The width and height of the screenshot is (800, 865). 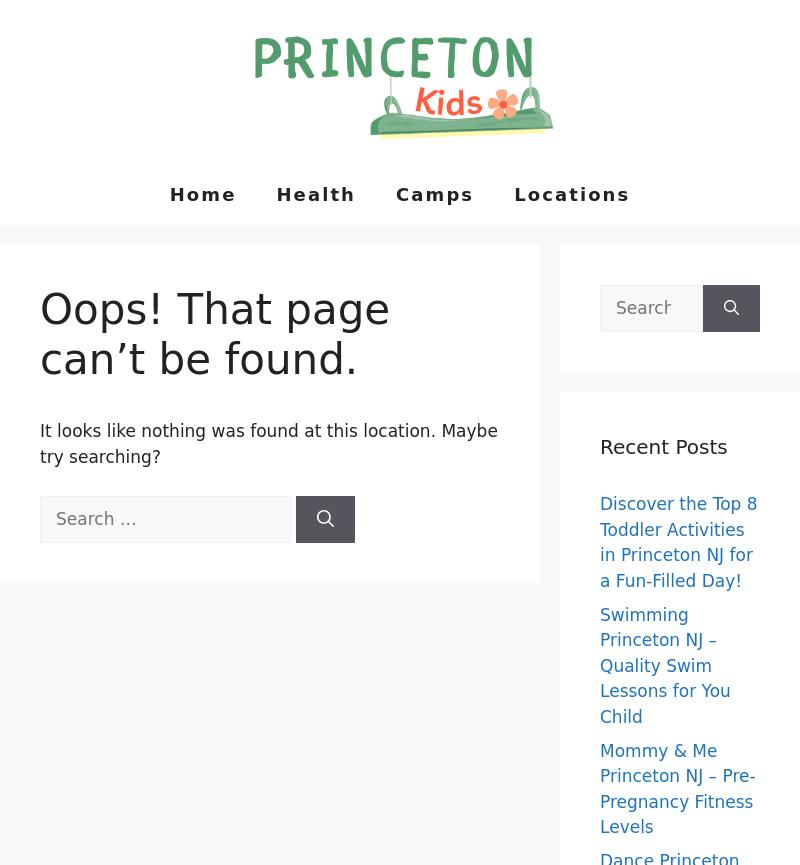 What do you see at coordinates (214, 333) in the screenshot?
I see `'Oops! That page can’t be found.'` at bounding box center [214, 333].